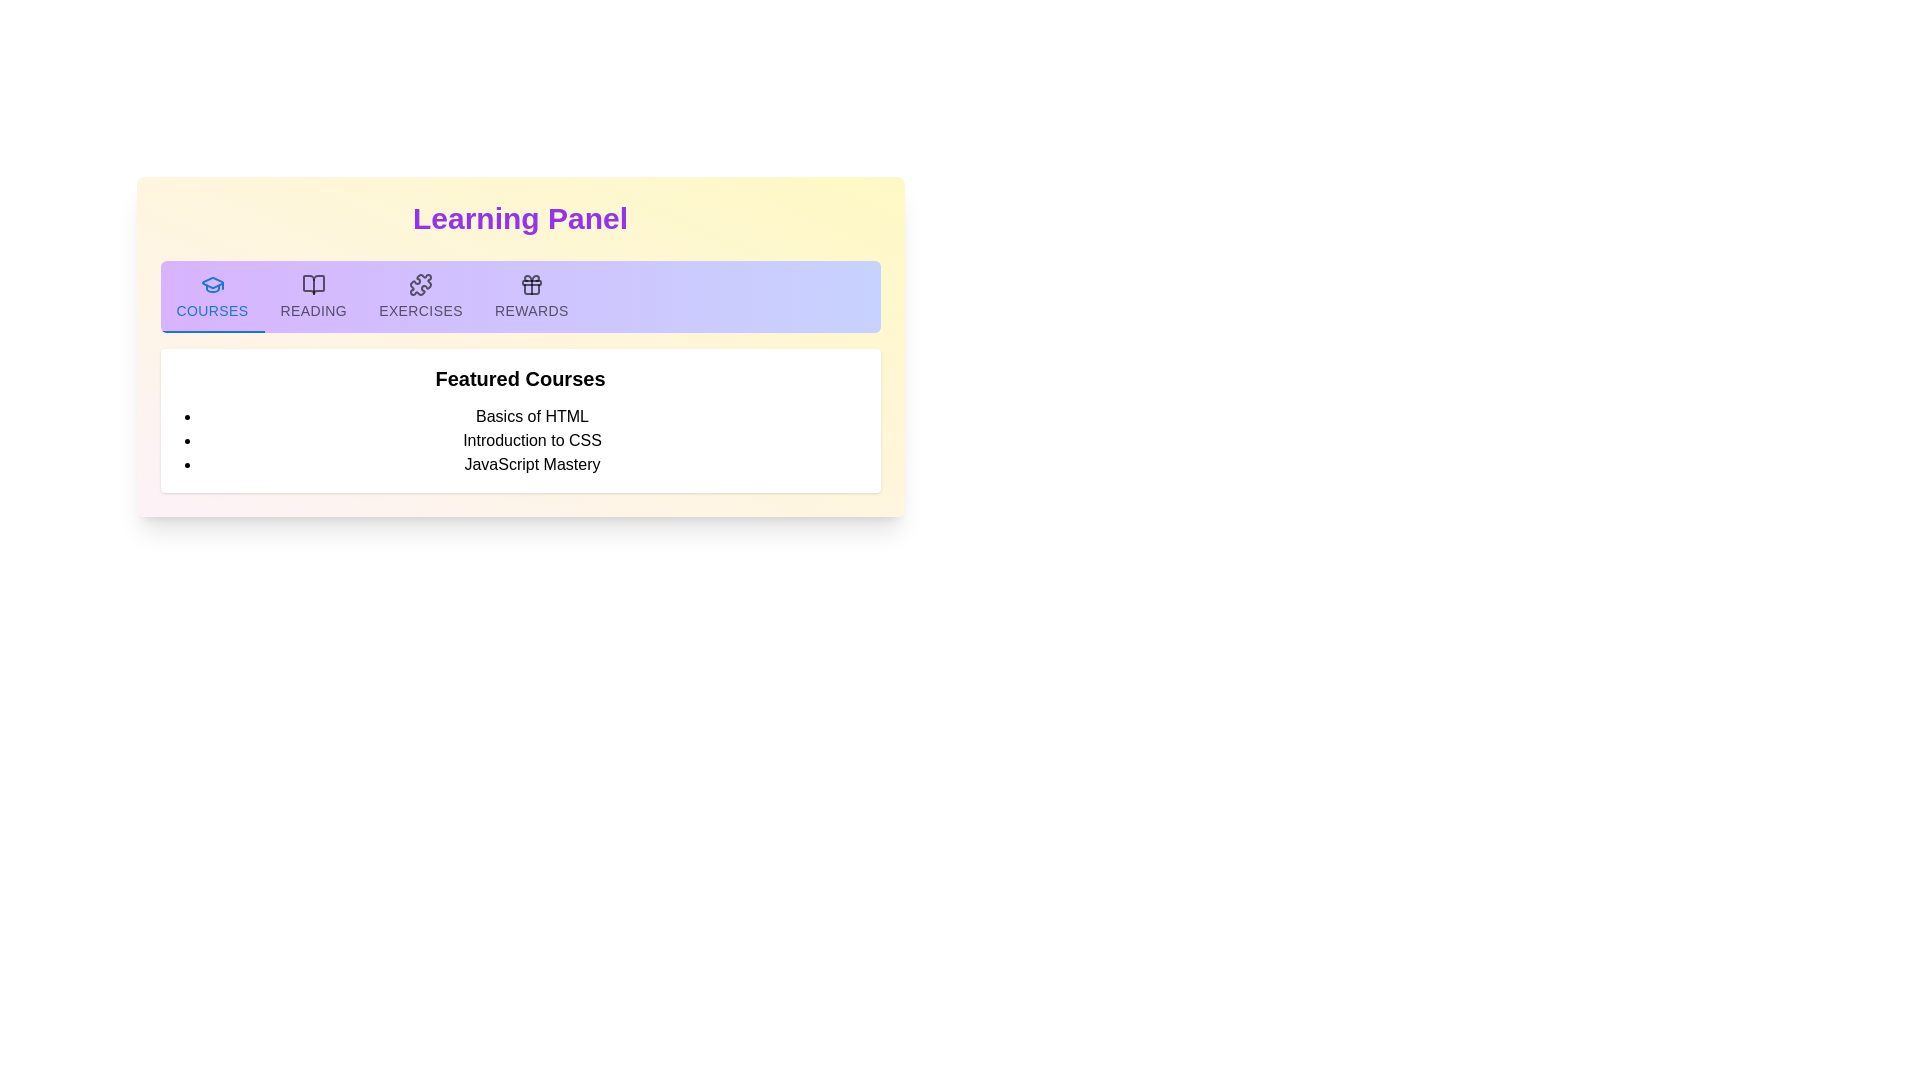 The height and width of the screenshot is (1080, 1920). I want to click on the second tab button, so click(312, 297).